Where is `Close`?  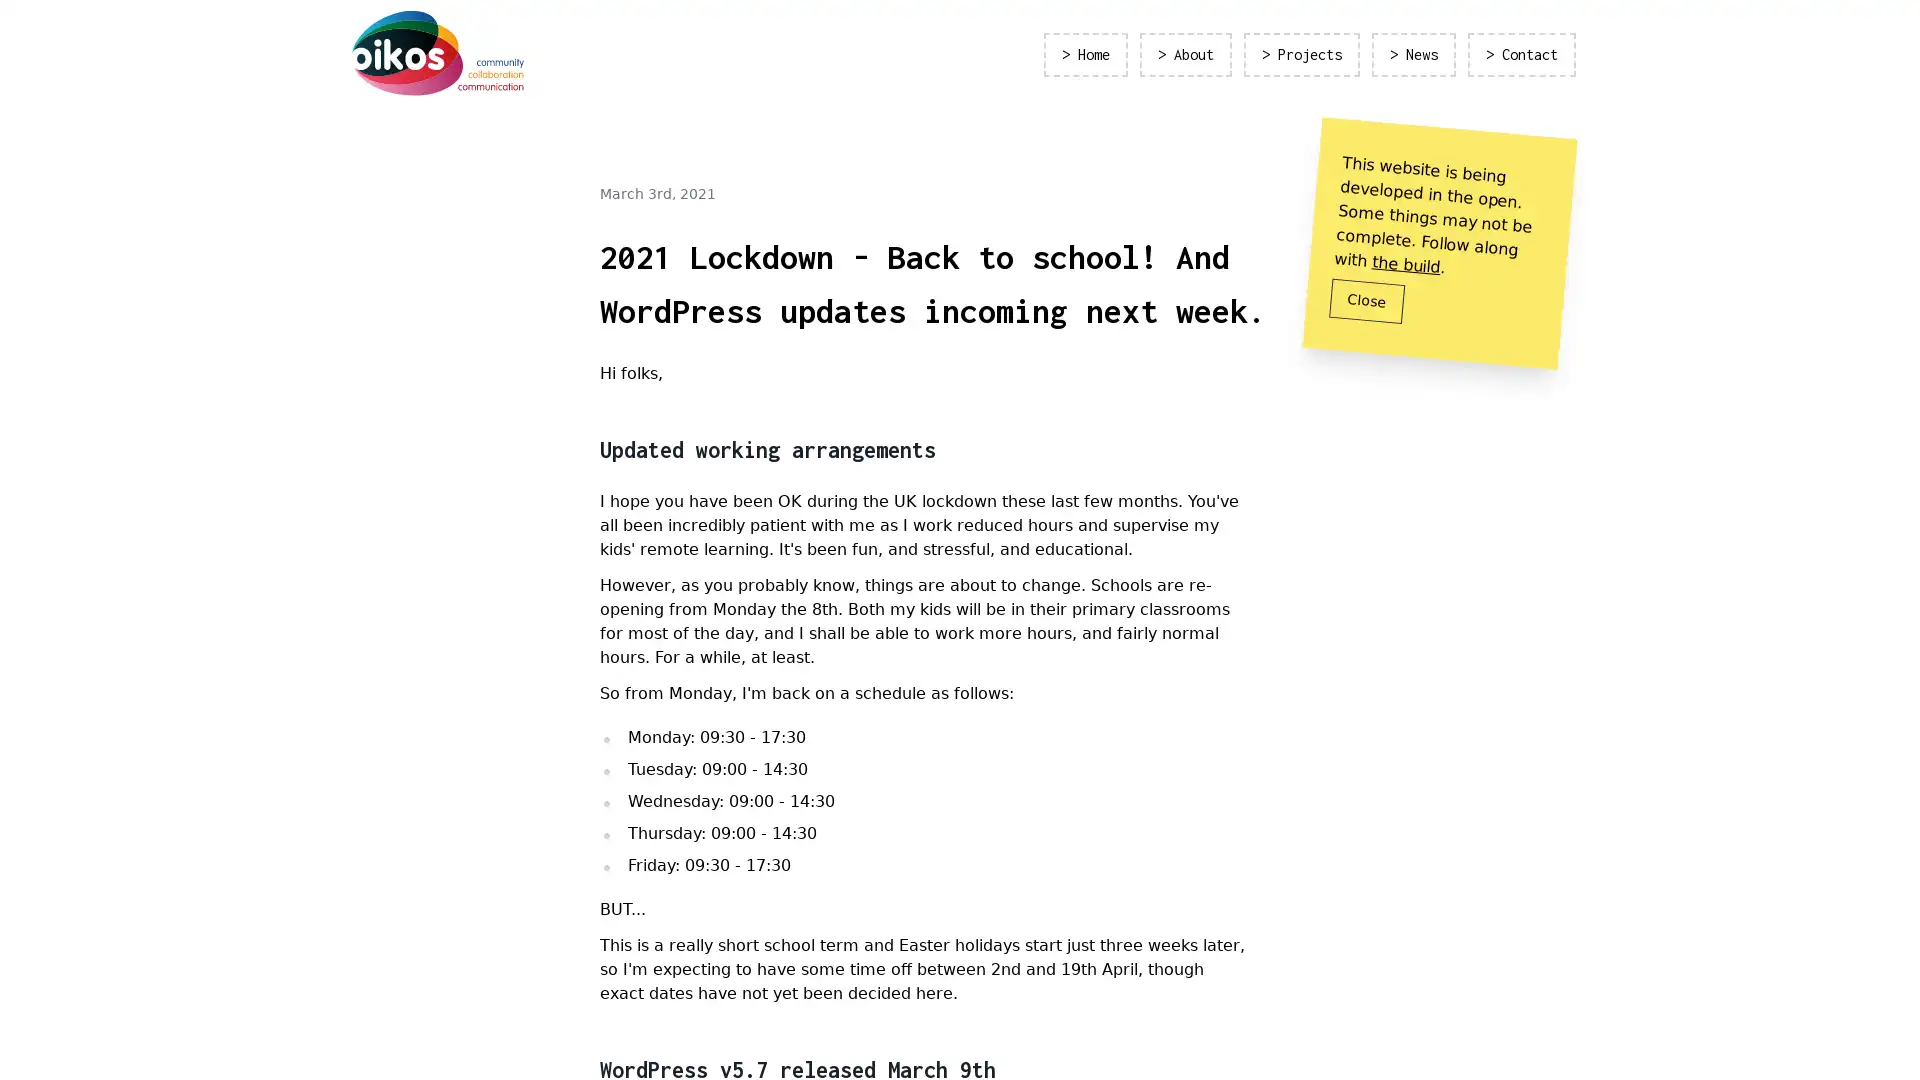 Close is located at coordinates (1366, 300).